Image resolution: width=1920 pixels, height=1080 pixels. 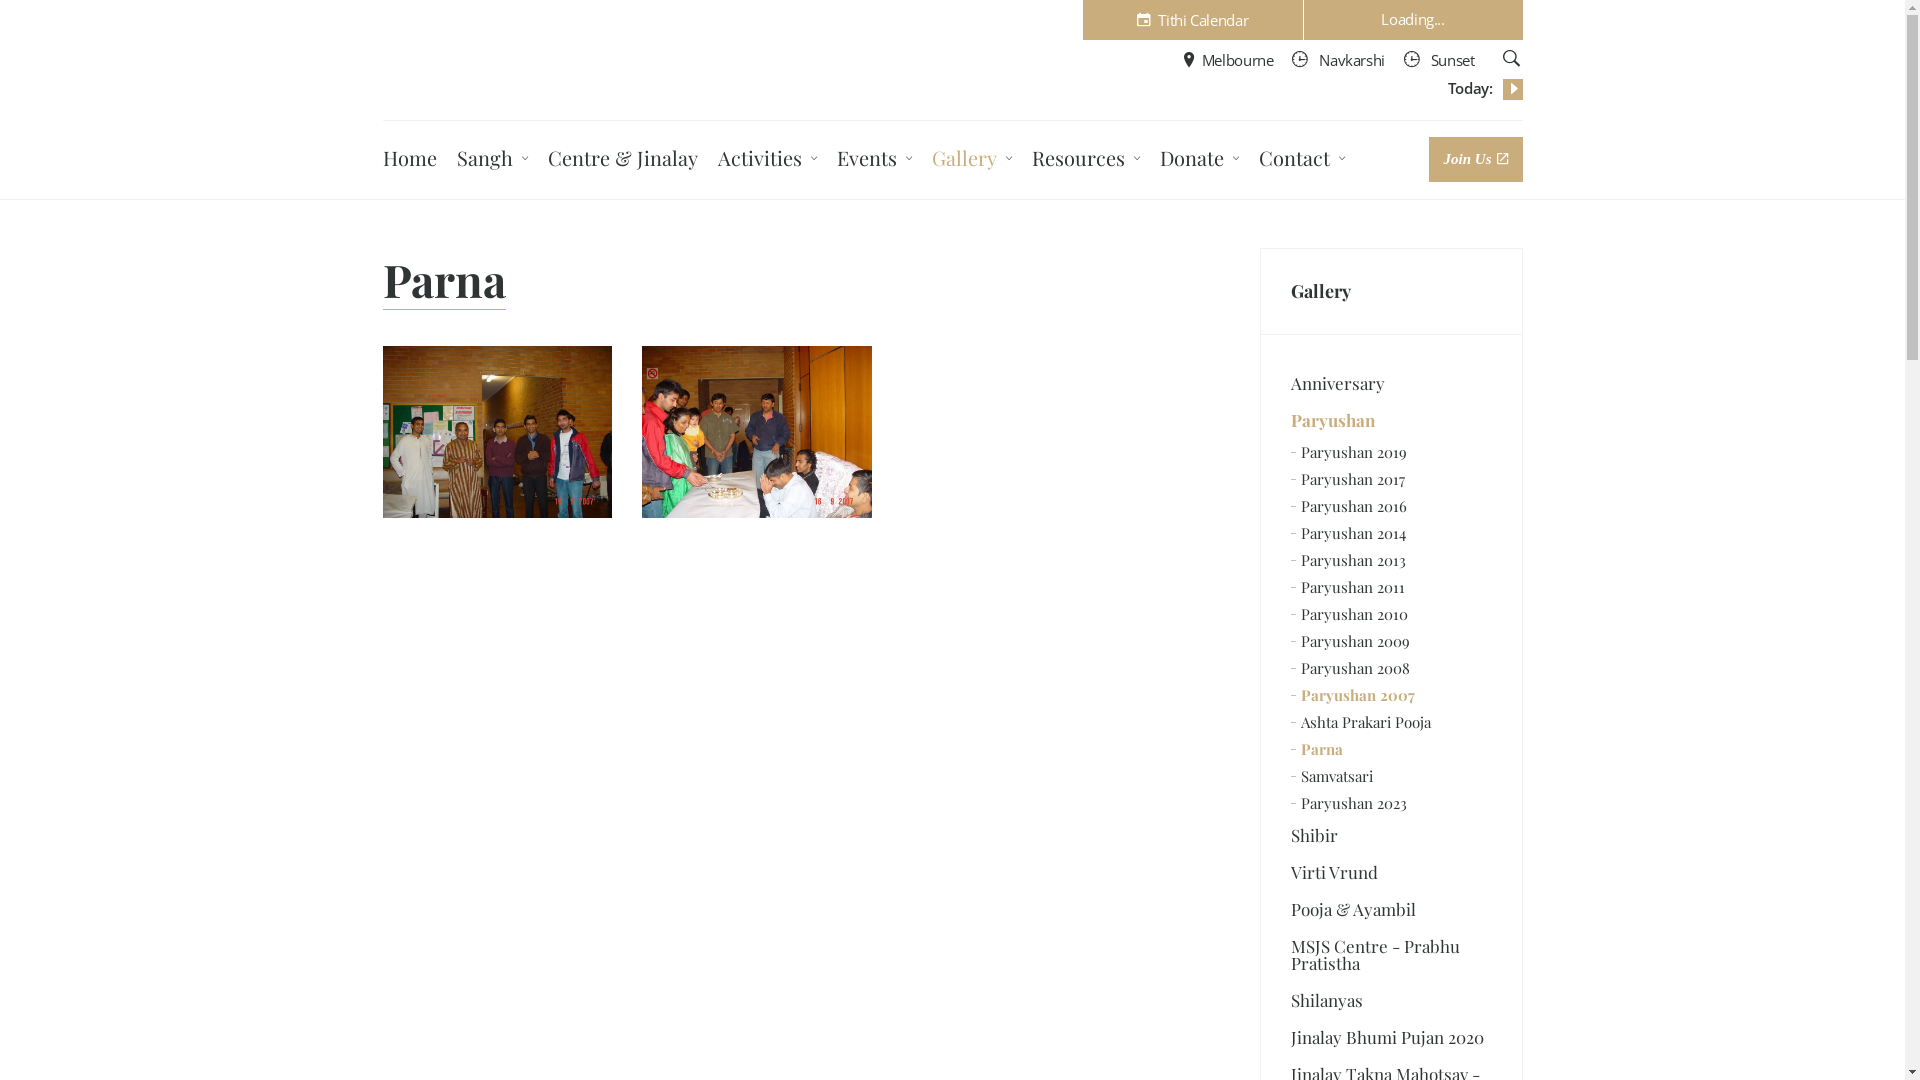 I want to click on 'Paryushan 2009', so click(x=1390, y=641).